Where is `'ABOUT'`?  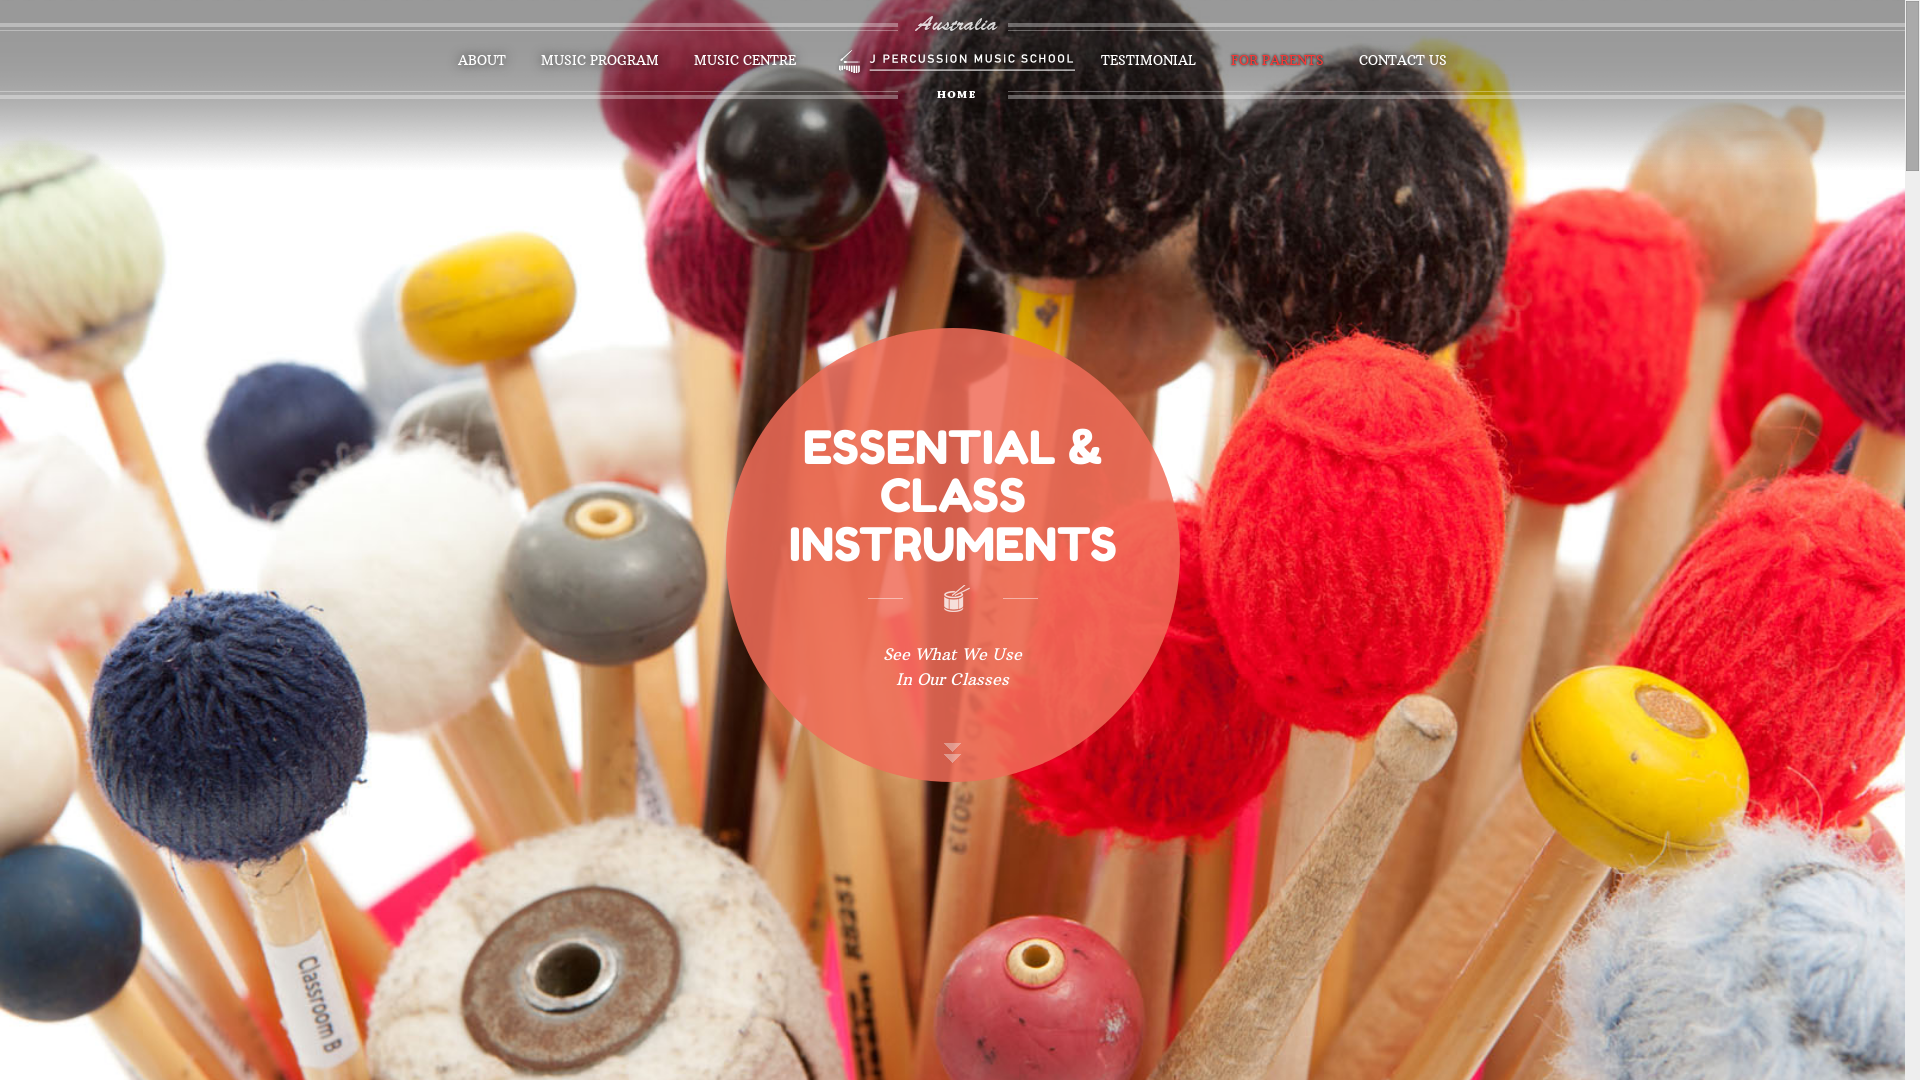 'ABOUT' is located at coordinates (481, 59).